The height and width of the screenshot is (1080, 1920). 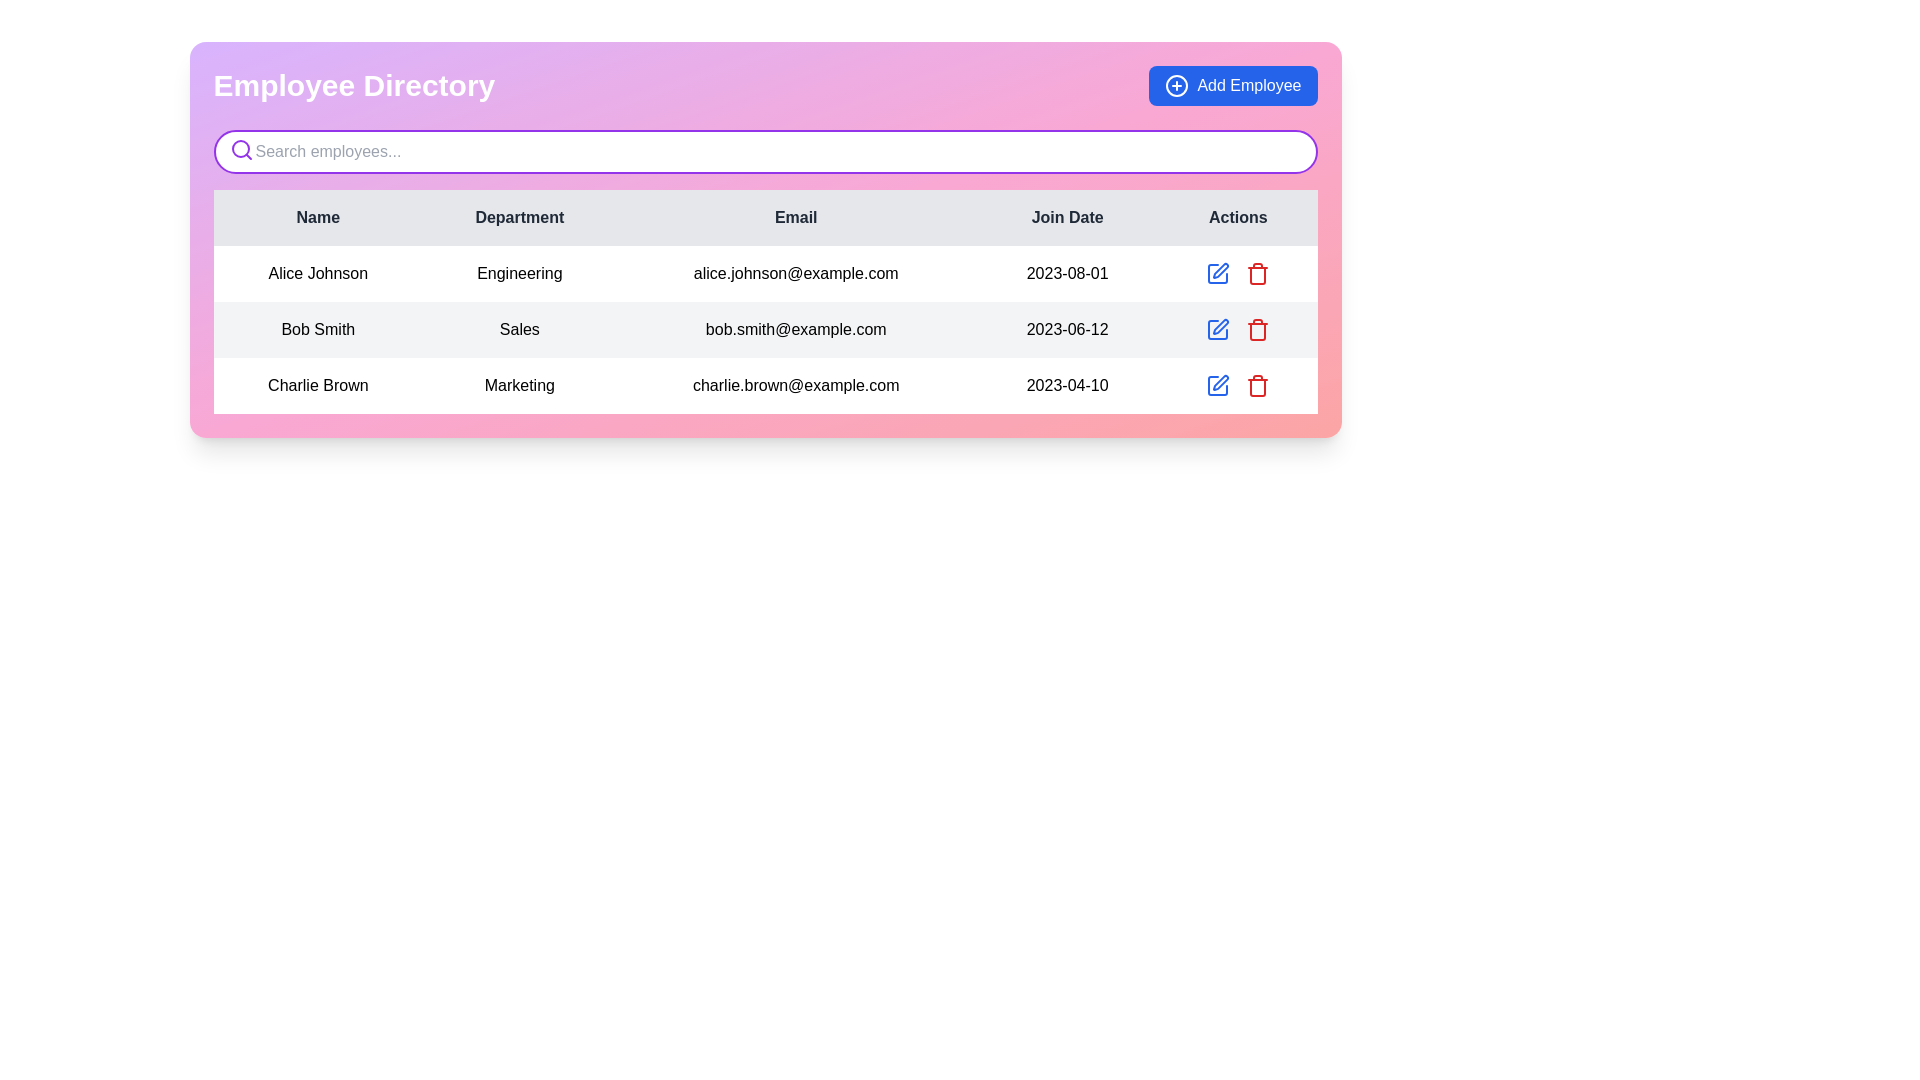 I want to click on the circular outline with a plus sign icon located within the 'Add Employee' button in the top-right corner of the interface, so click(x=1177, y=84).